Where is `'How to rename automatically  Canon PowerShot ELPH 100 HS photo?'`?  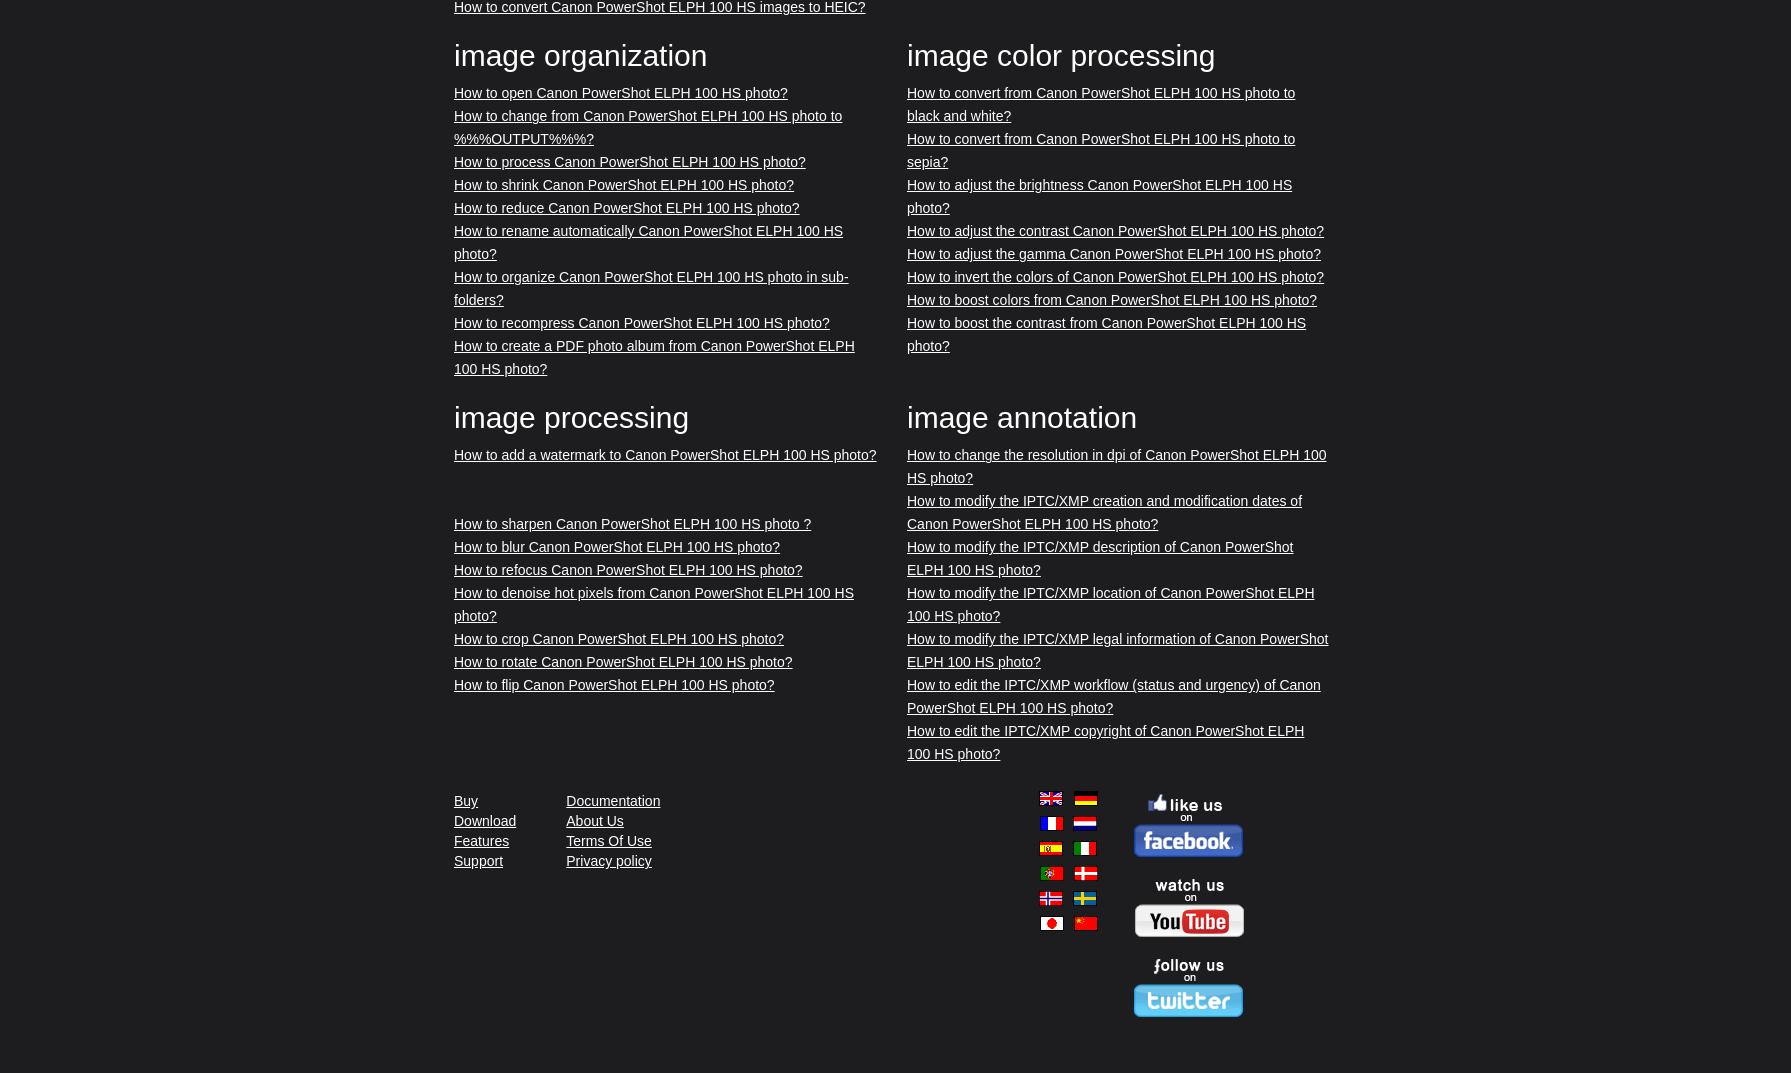
'How to rename automatically  Canon PowerShot ELPH 100 HS photo?' is located at coordinates (648, 241).